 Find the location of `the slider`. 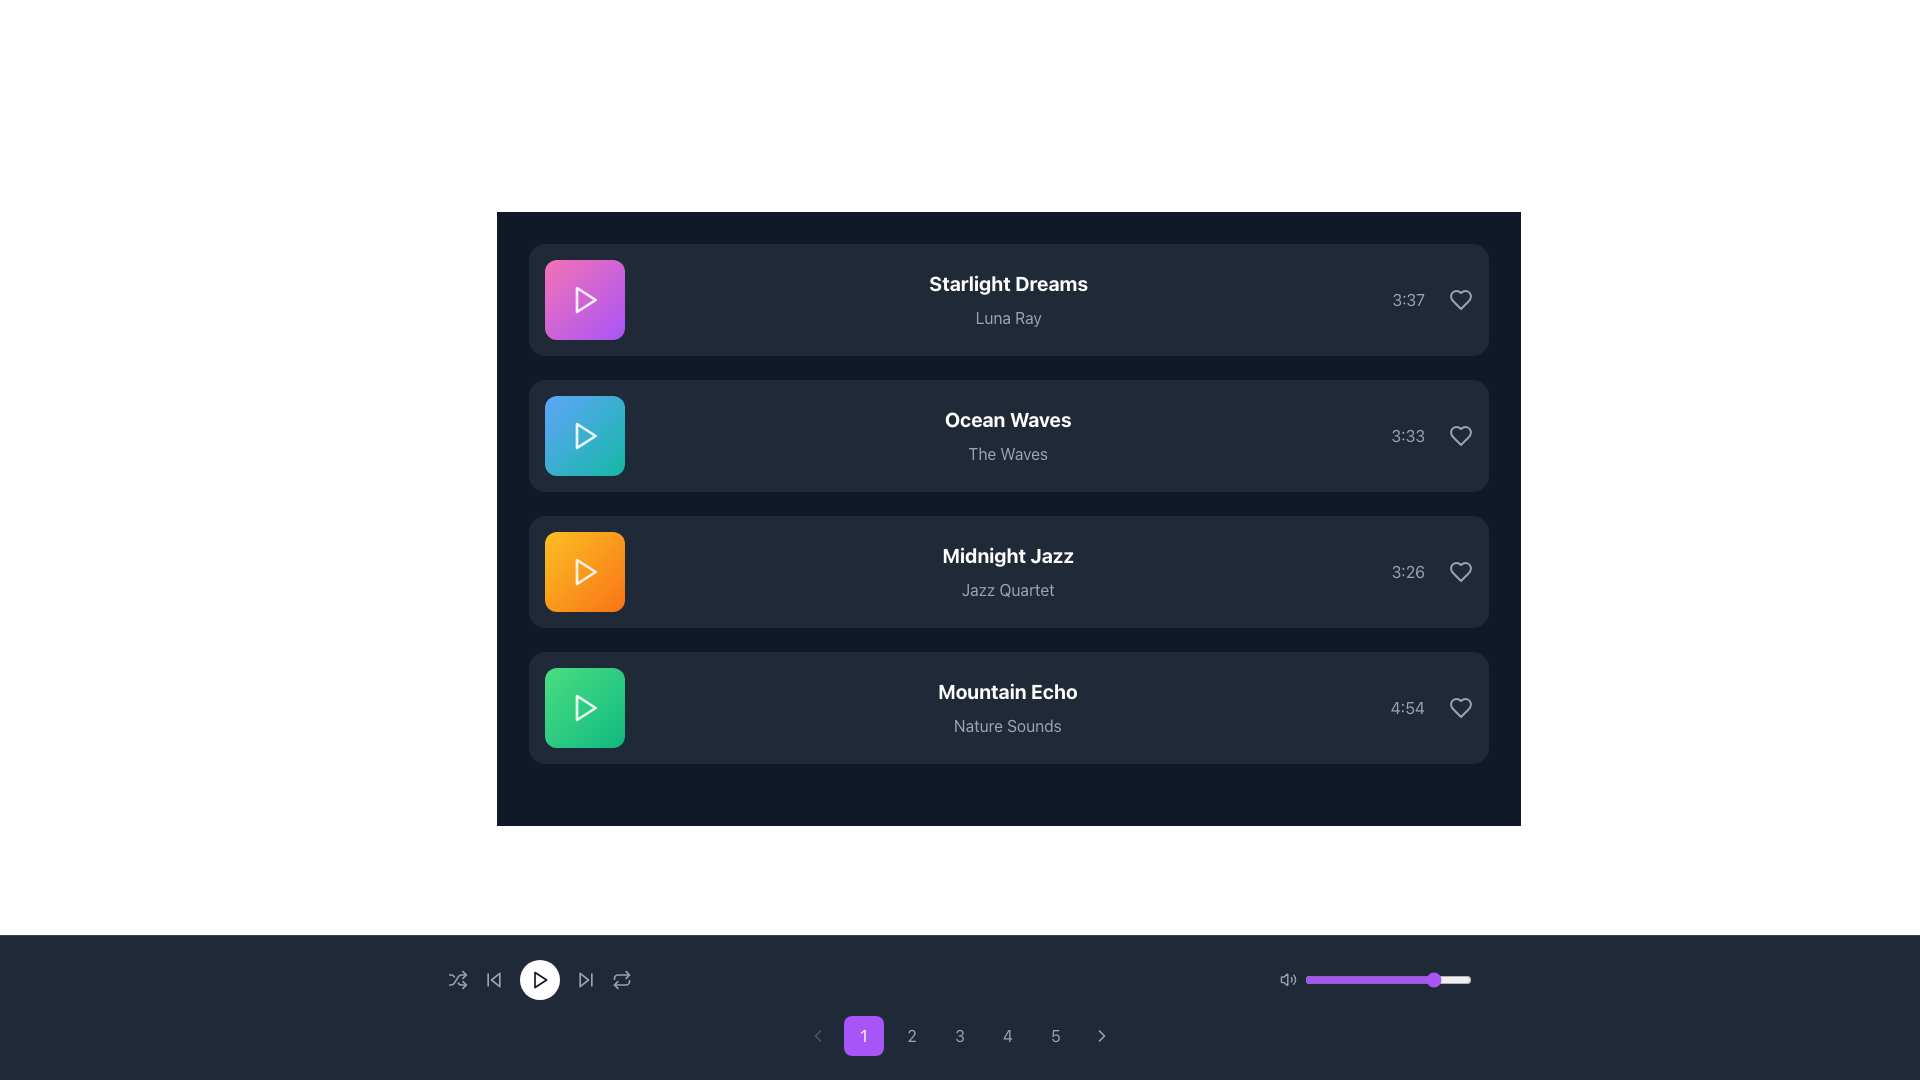

the slider is located at coordinates (1410, 978).